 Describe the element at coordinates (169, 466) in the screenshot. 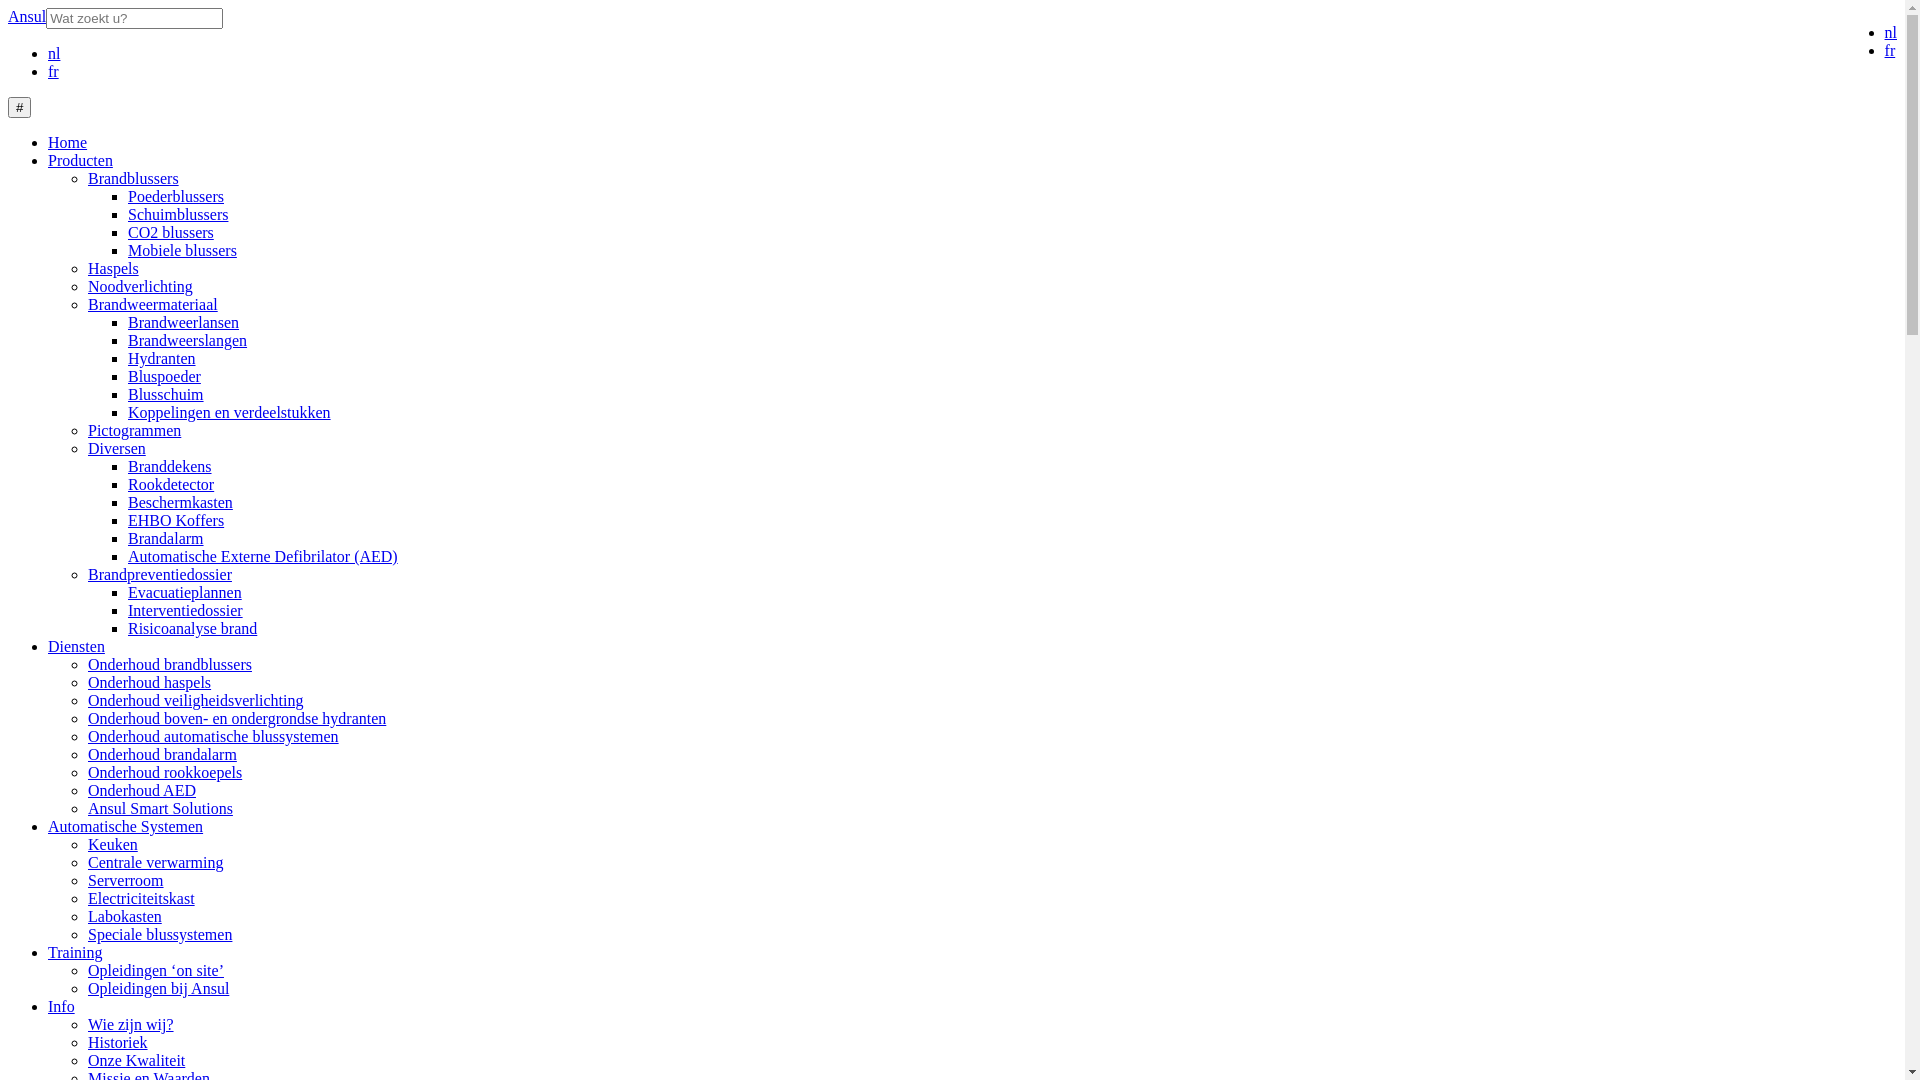

I see `'Branddekens'` at that location.